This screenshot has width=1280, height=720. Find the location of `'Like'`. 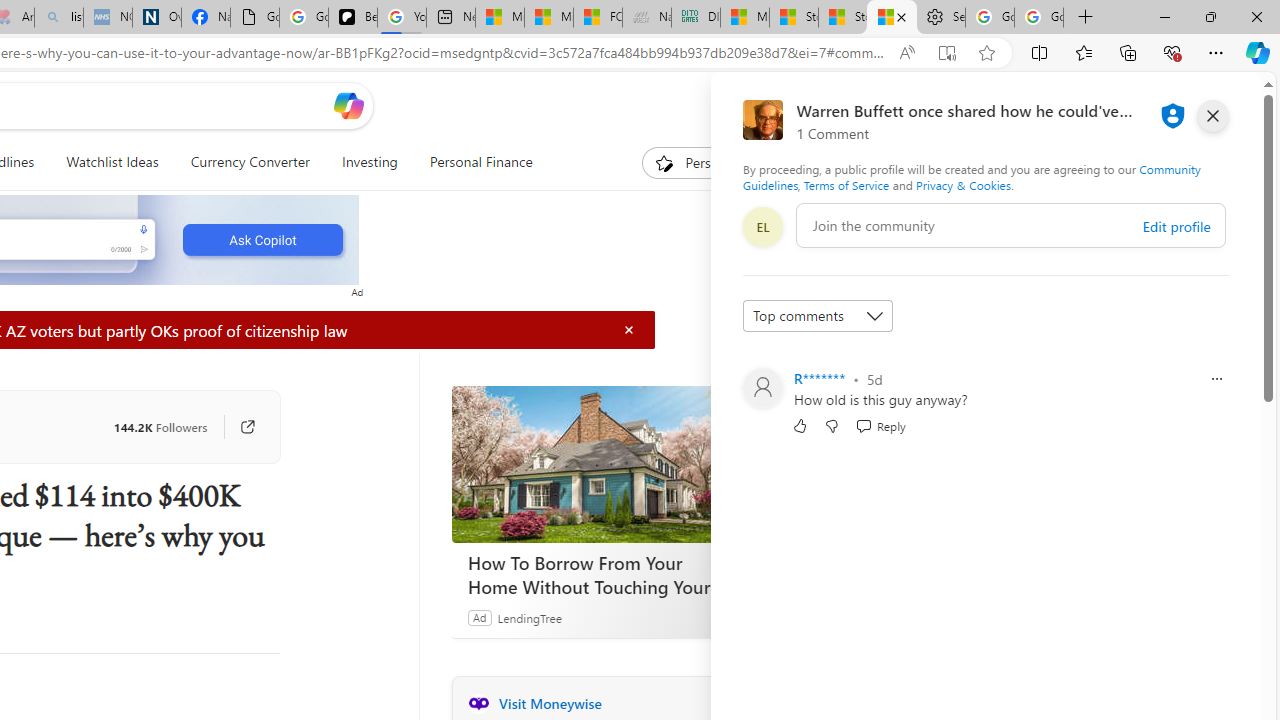

'Like' is located at coordinates (800, 424).